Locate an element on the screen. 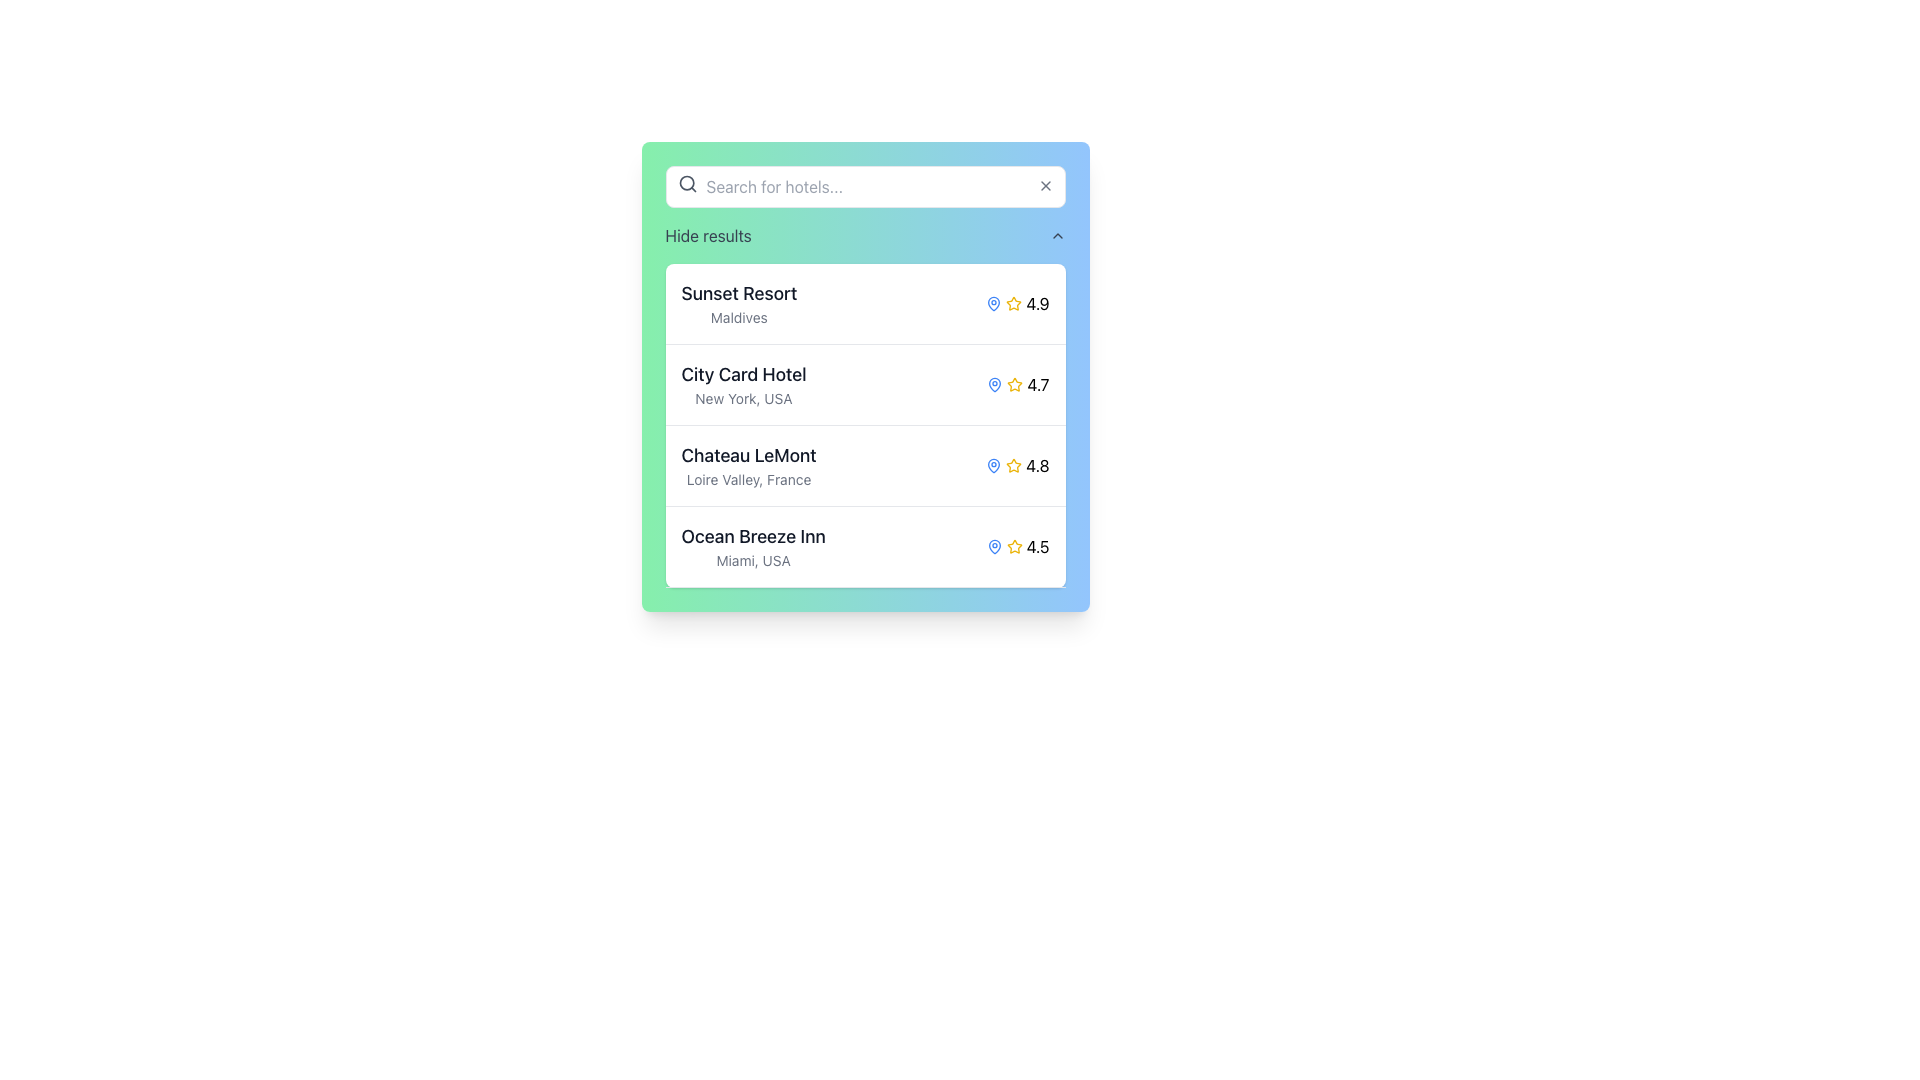 This screenshot has height=1080, width=1920. the SVG Circle that represents the search bar icon, located at the left side of the search input field at the top of the interface is located at coordinates (686, 183).